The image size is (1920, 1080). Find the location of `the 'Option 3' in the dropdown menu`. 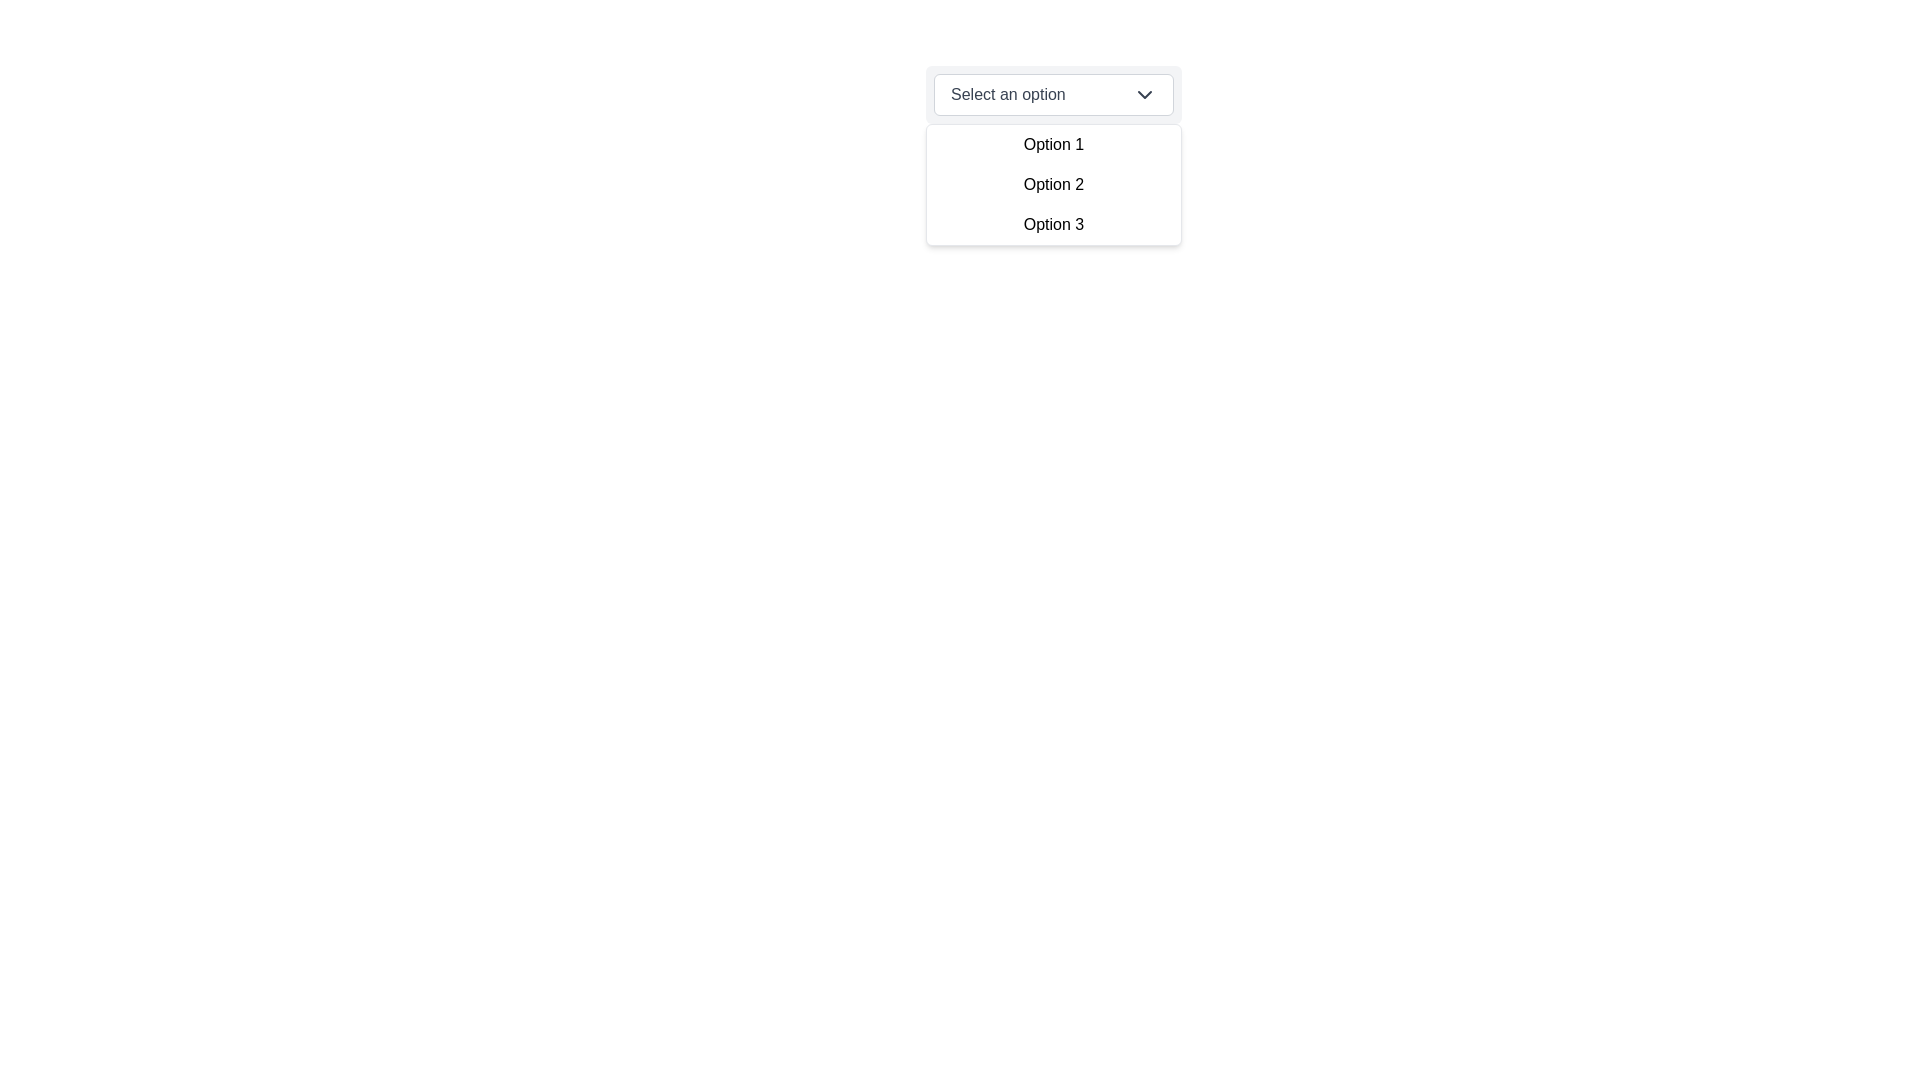

the 'Option 3' in the dropdown menu is located at coordinates (1053, 224).